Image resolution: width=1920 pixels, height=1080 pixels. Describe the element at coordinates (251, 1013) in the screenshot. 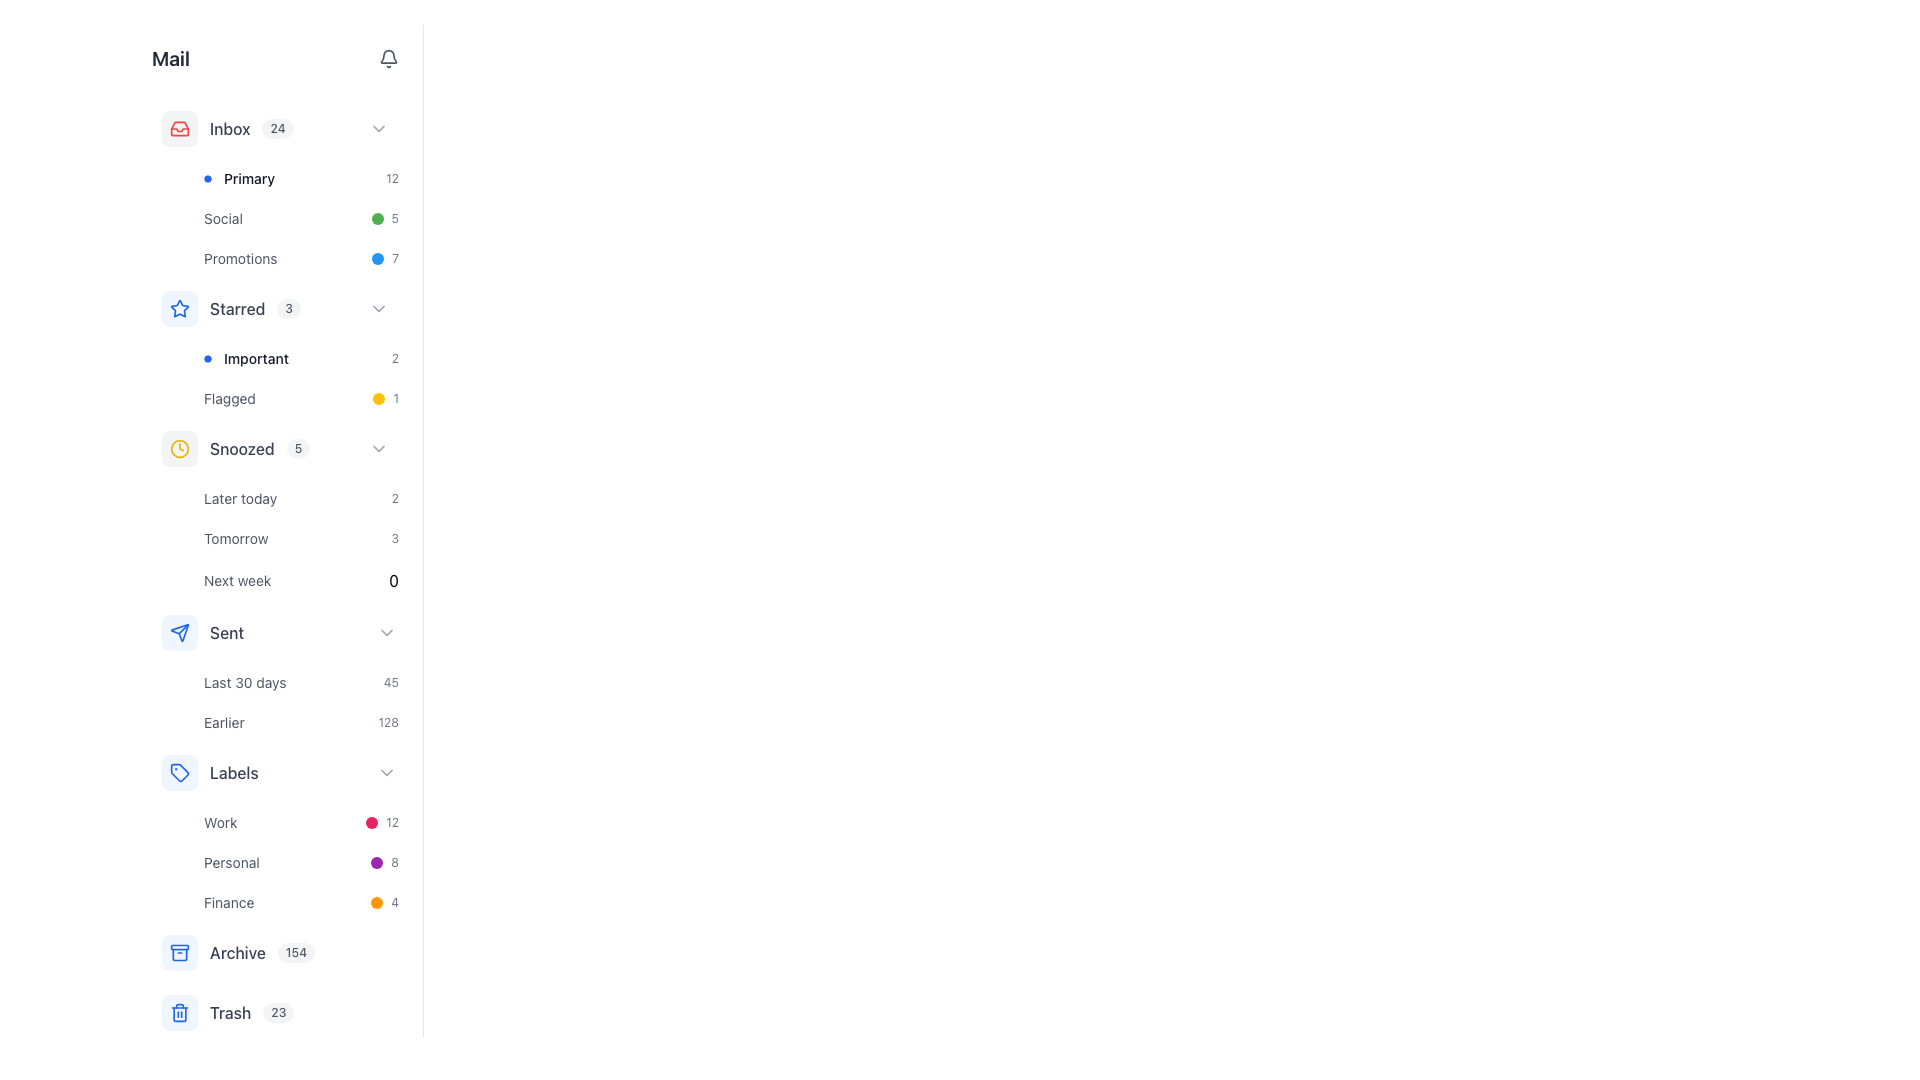

I see `the text label for the 'Trash' category in the left sidebar` at that location.